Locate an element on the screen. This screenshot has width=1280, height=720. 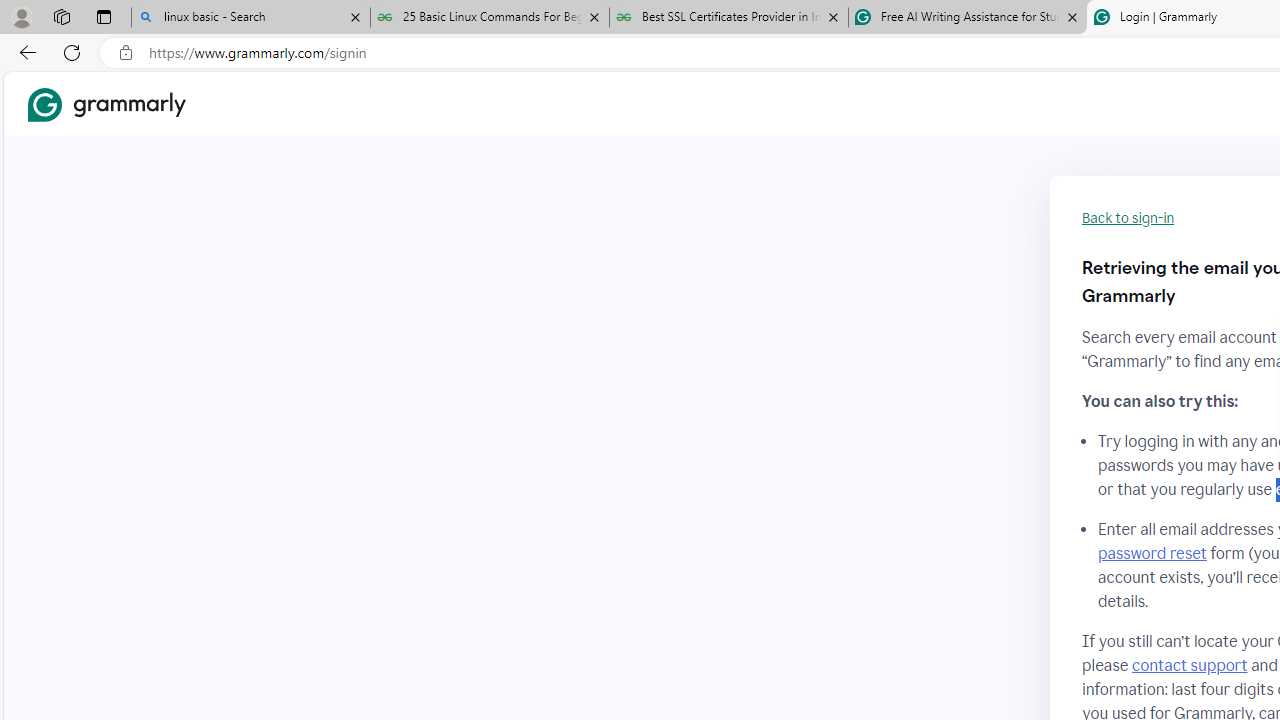
'Back to sign-in' is located at coordinates (1128, 218).